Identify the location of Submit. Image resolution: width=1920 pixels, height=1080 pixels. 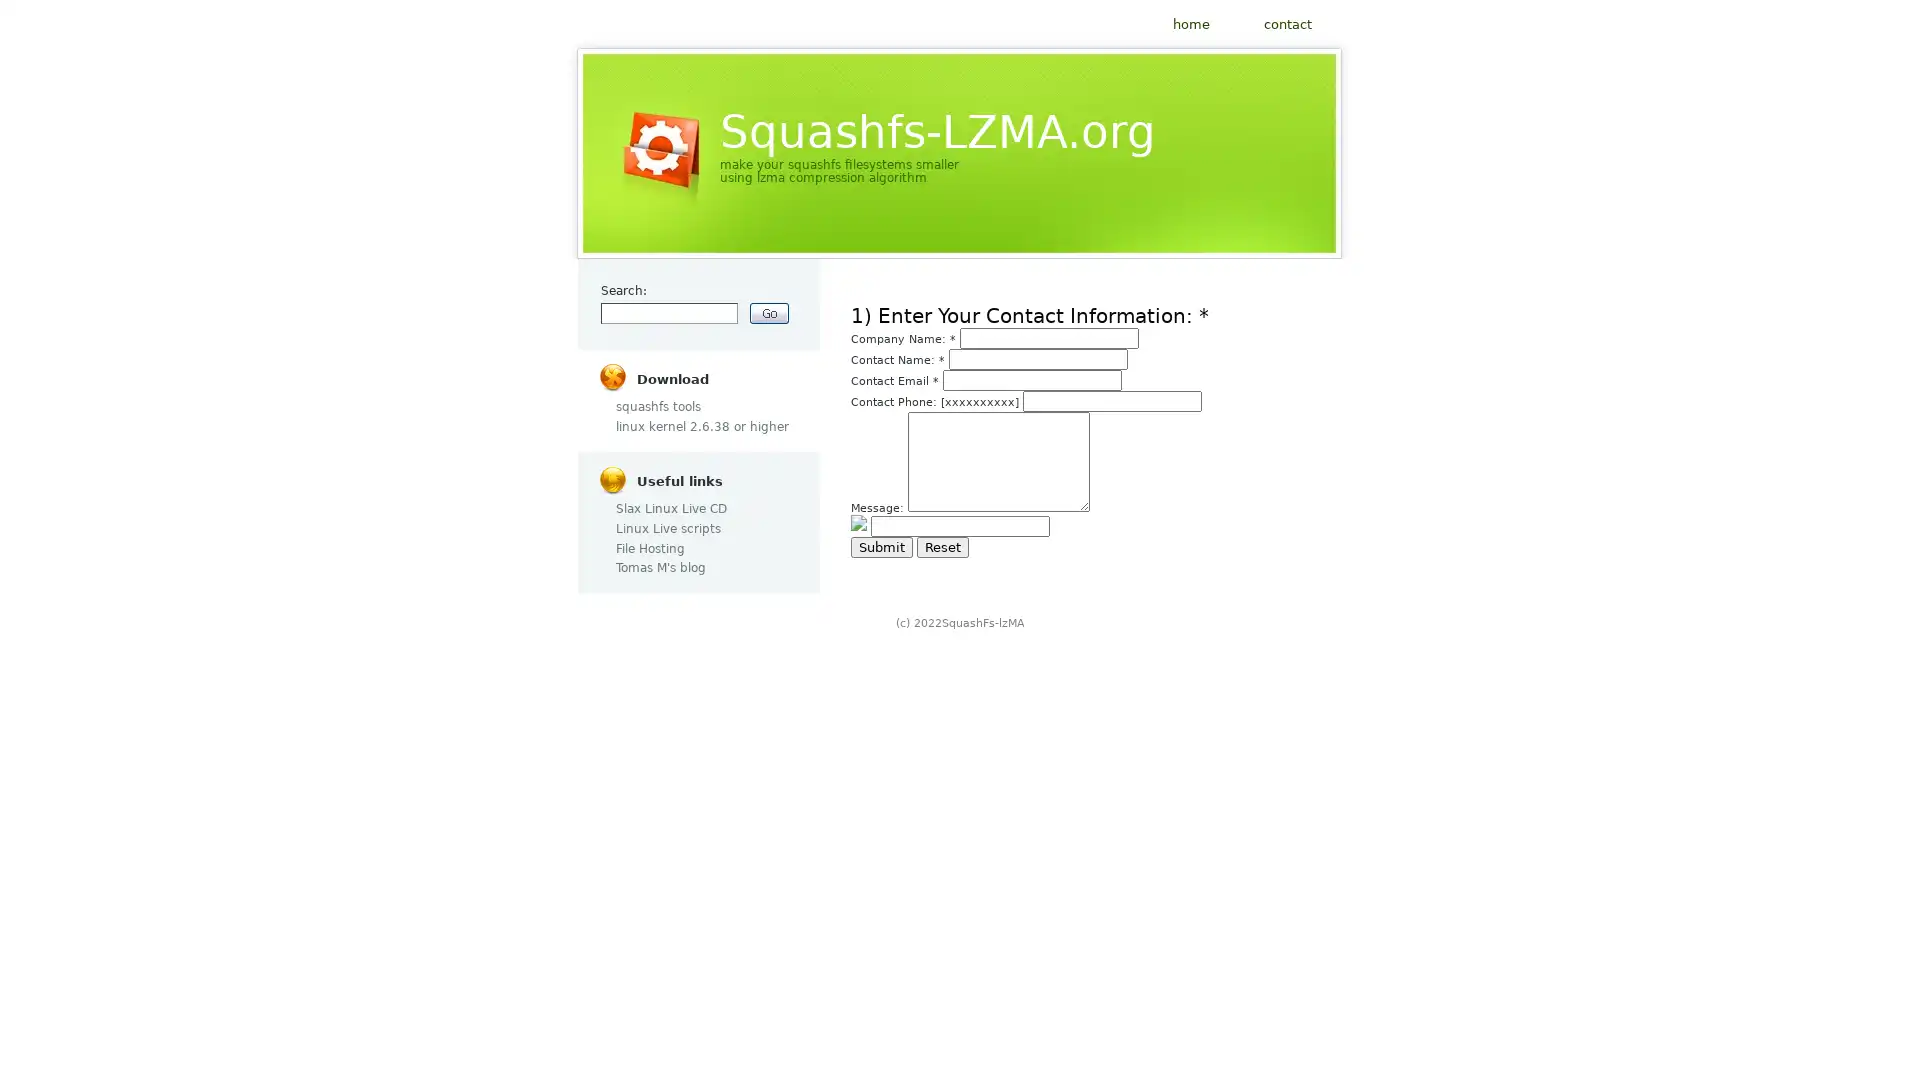
(881, 546).